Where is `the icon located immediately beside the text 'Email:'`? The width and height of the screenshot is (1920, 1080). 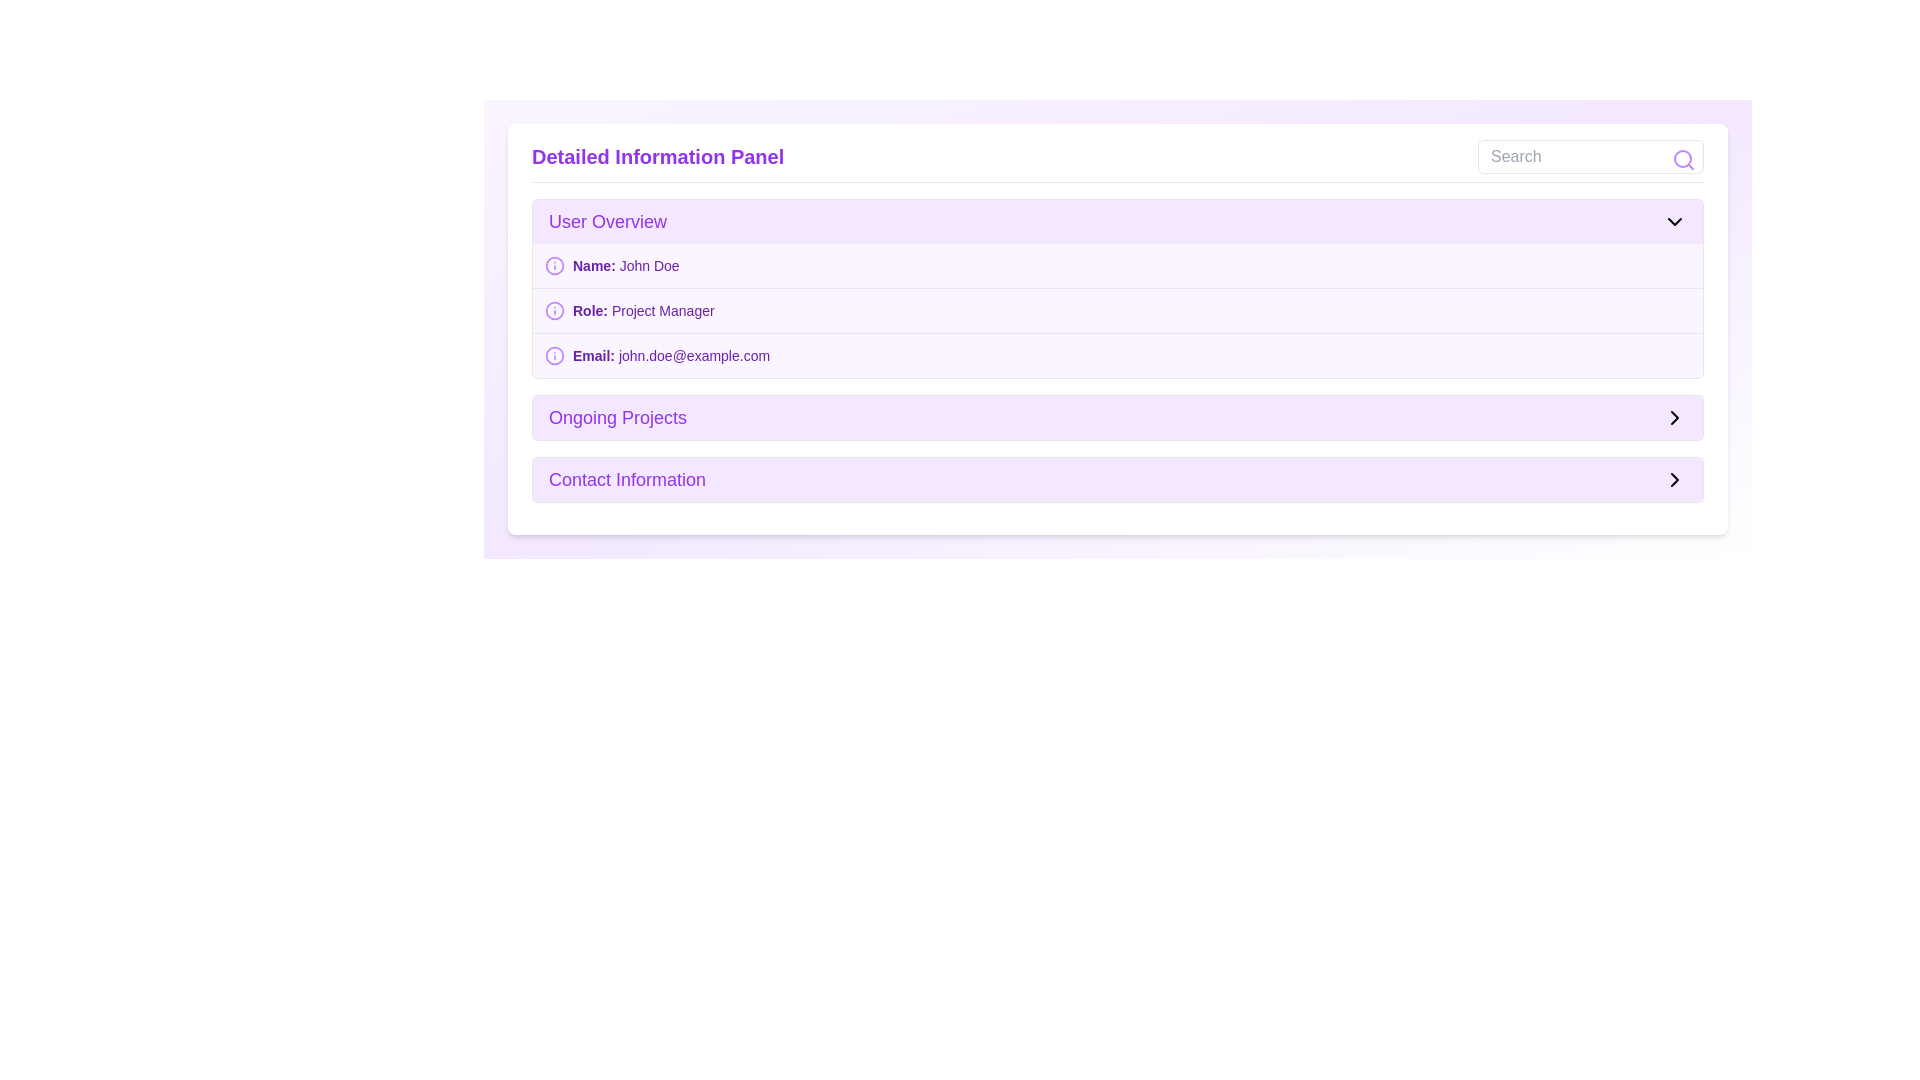 the icon located immediately beside the text 'Email:' is located at coordinates (555, 354).